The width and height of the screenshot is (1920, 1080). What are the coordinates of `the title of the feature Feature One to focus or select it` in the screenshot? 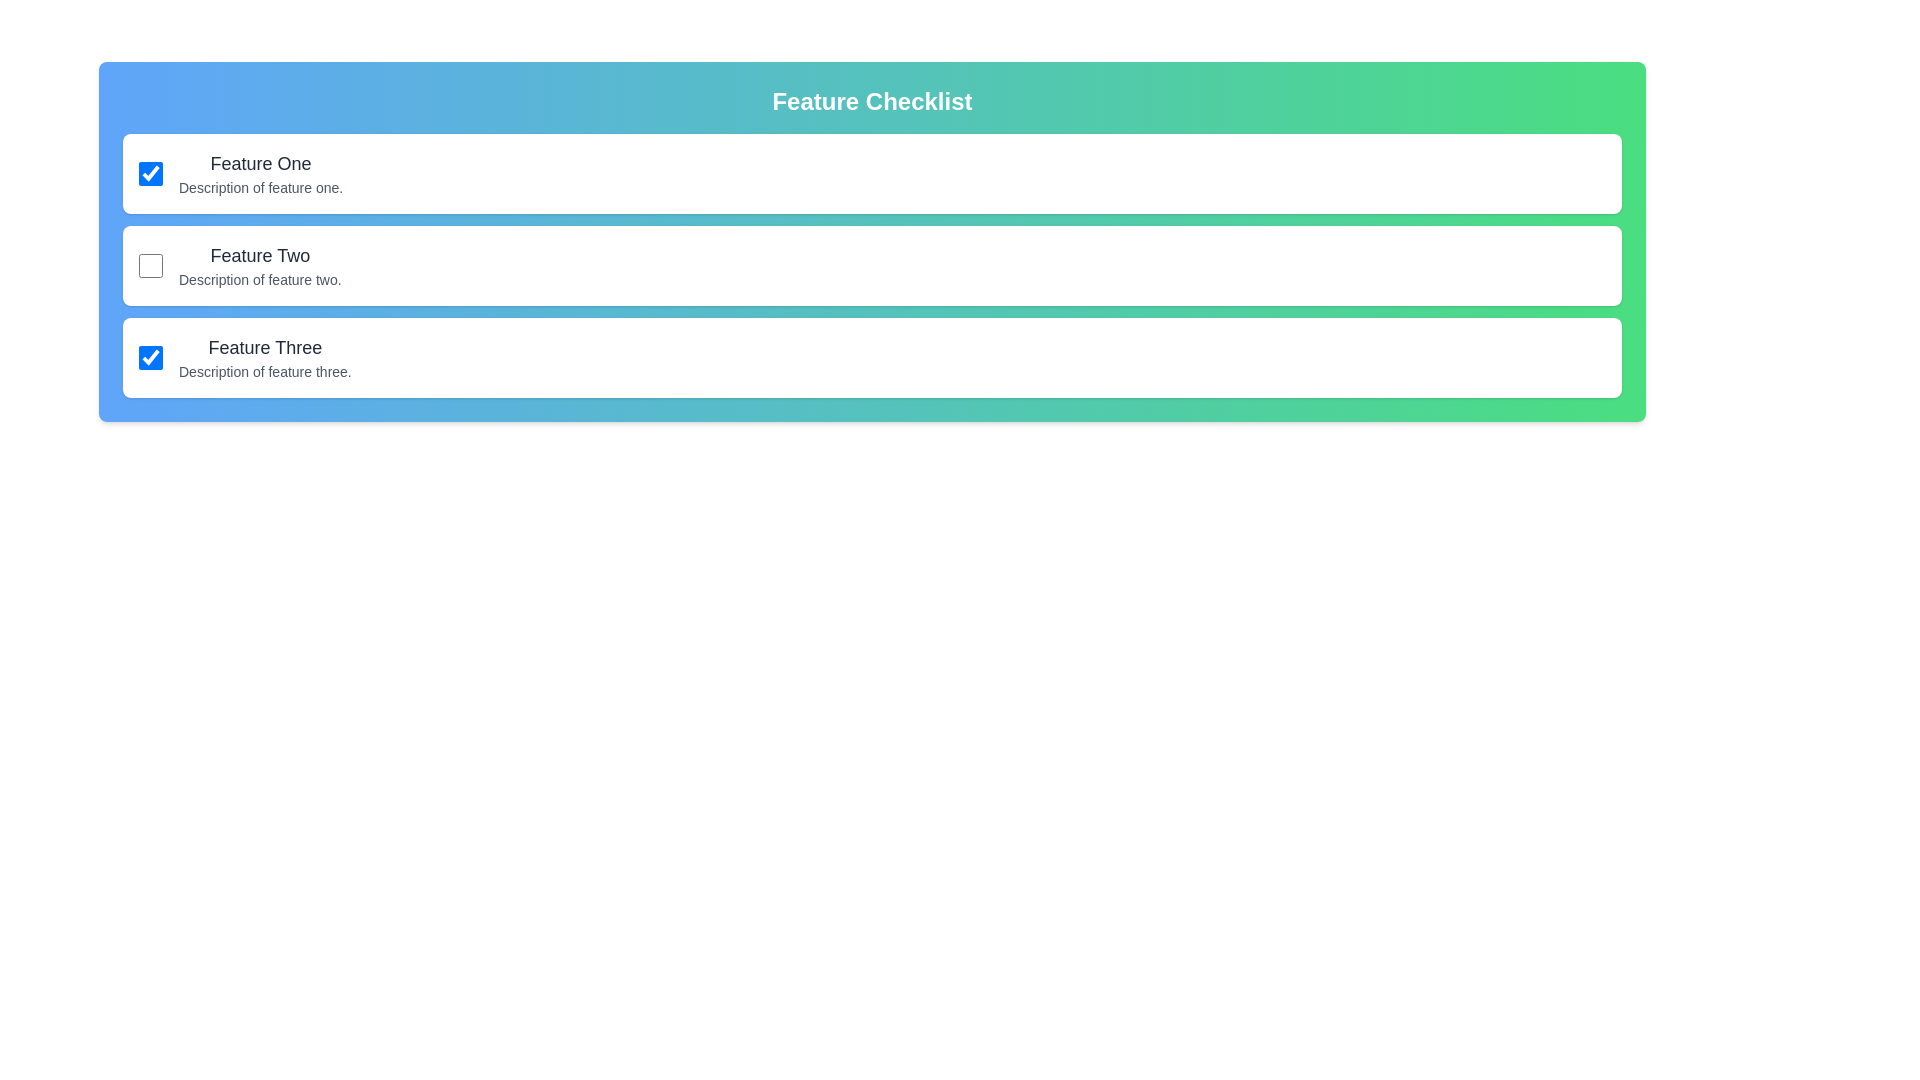 It's located at (259, 163).